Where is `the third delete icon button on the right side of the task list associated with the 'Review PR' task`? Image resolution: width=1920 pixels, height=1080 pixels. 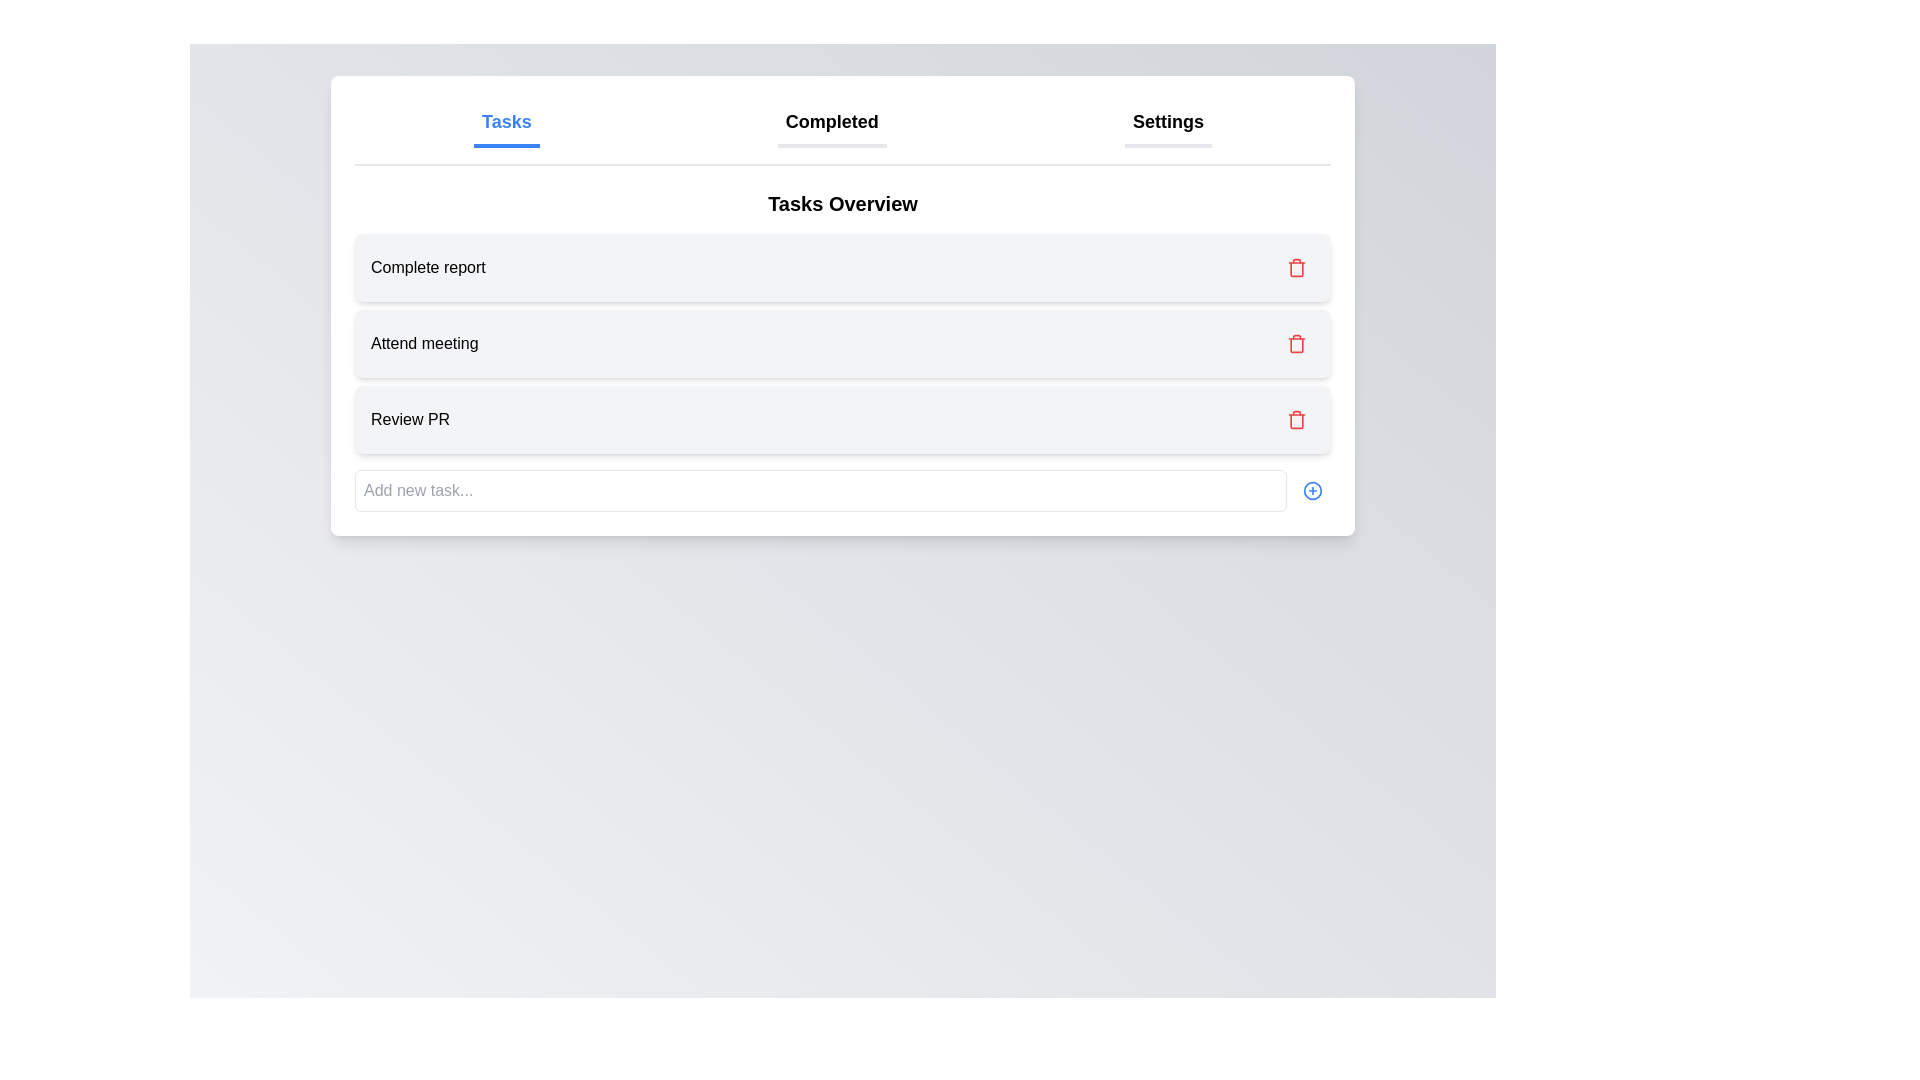 the third delete icon button on the right side of the task list associated with the 'Review PR' task is located at coordinates (1296, 342).